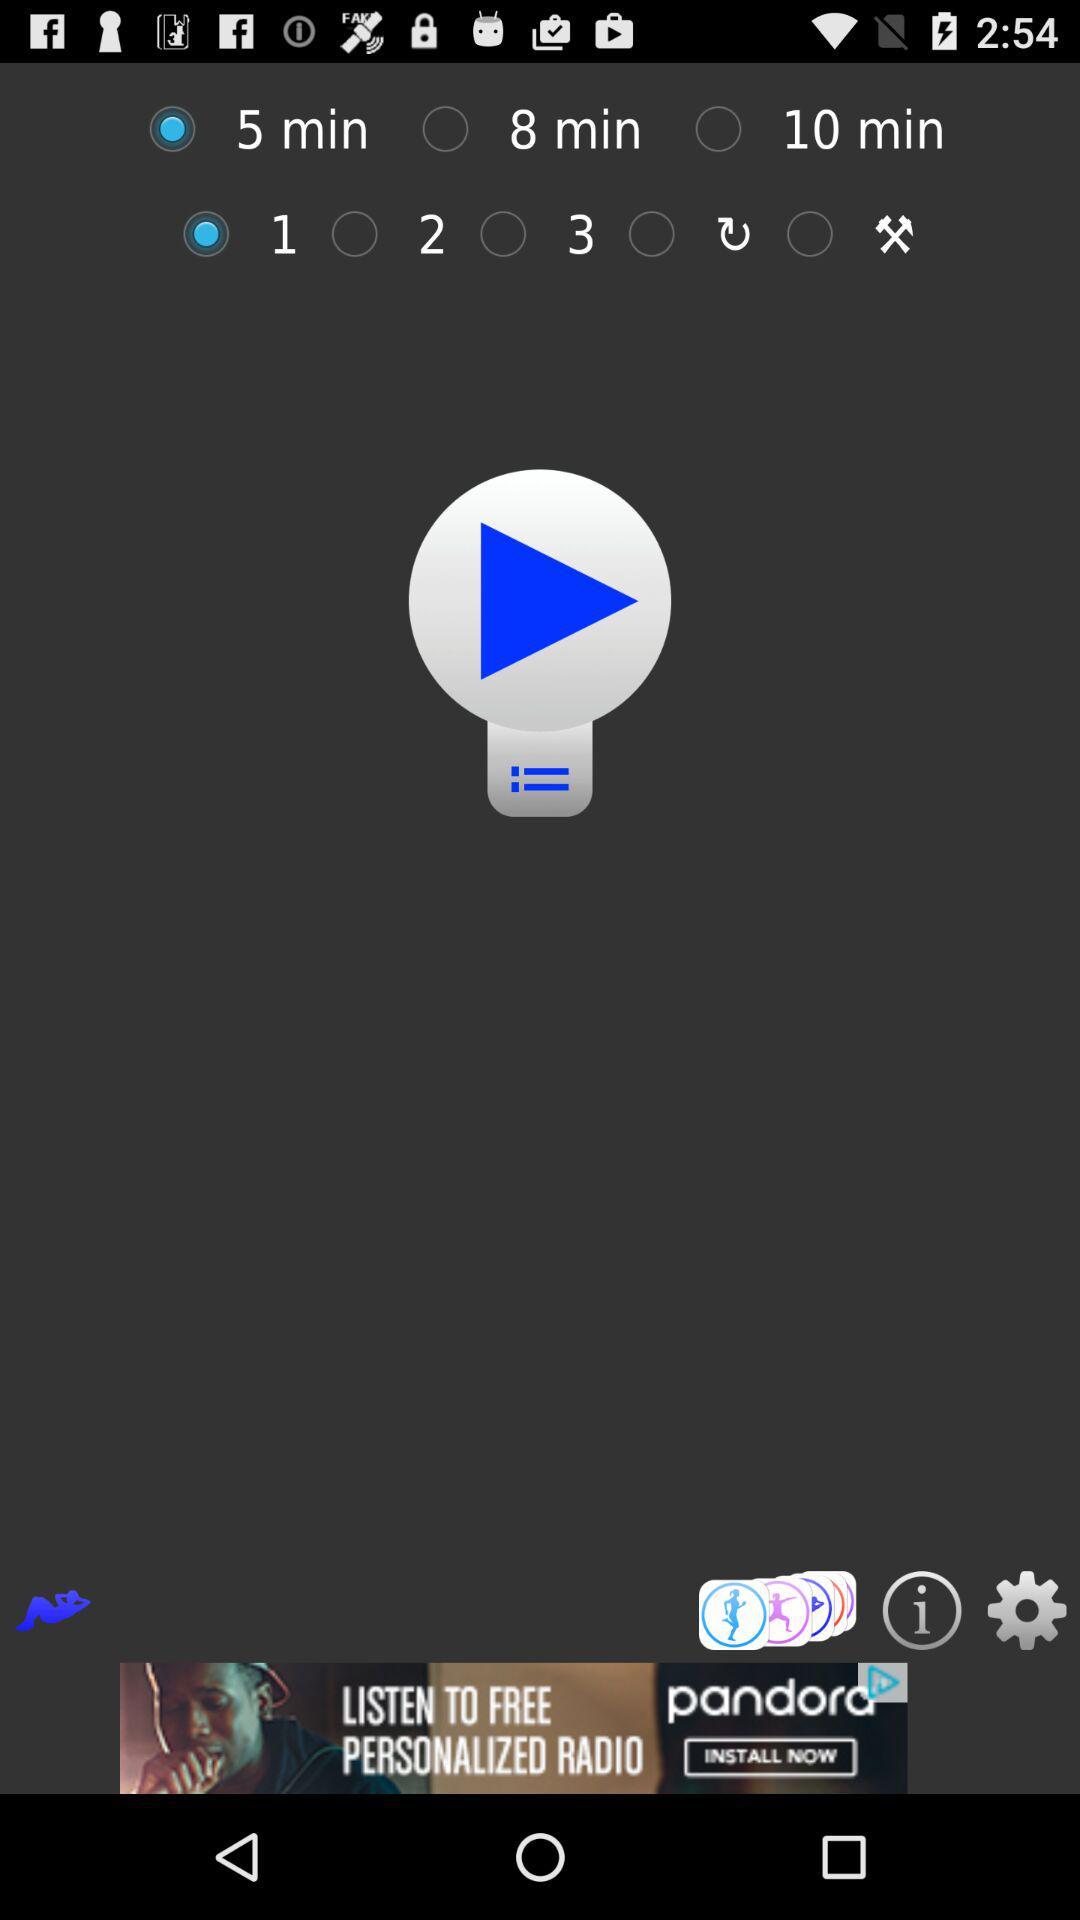 Image resolution: width=1080 pixels, height=1920 pixels. I want to click on more information, so click(922, 1610).